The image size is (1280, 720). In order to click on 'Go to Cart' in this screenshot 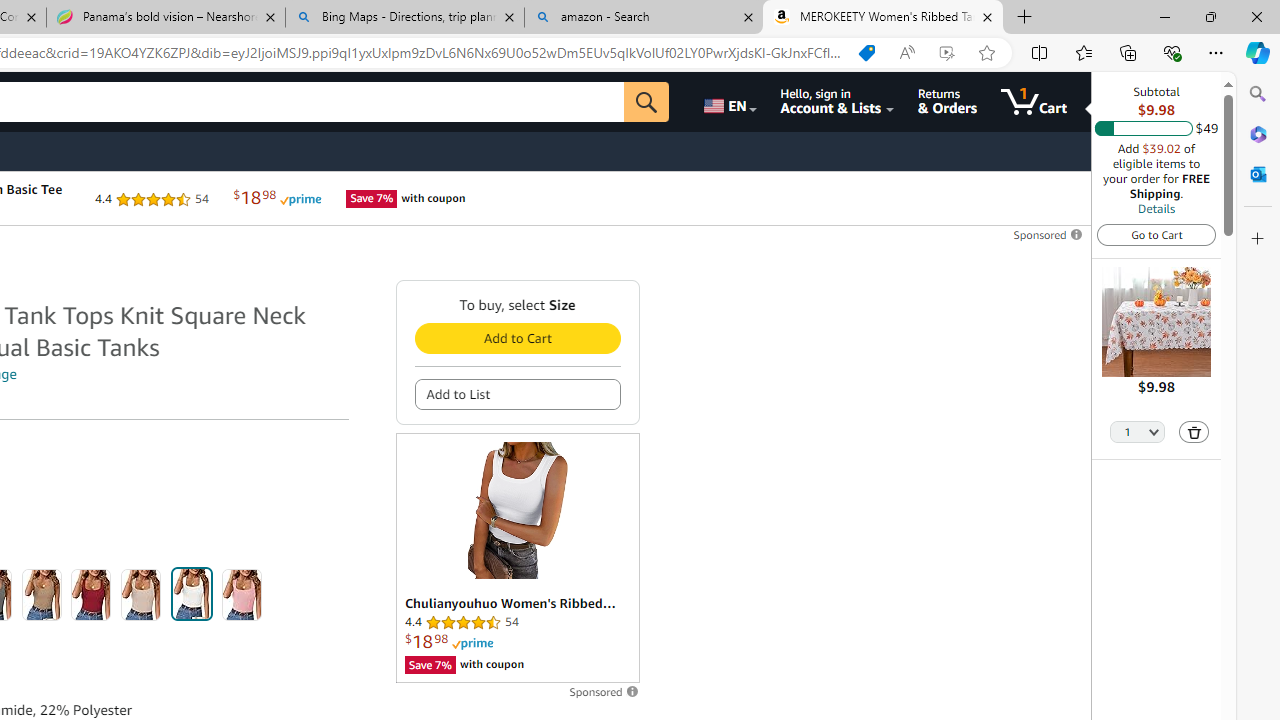, I will do `click(1156, 233)`.